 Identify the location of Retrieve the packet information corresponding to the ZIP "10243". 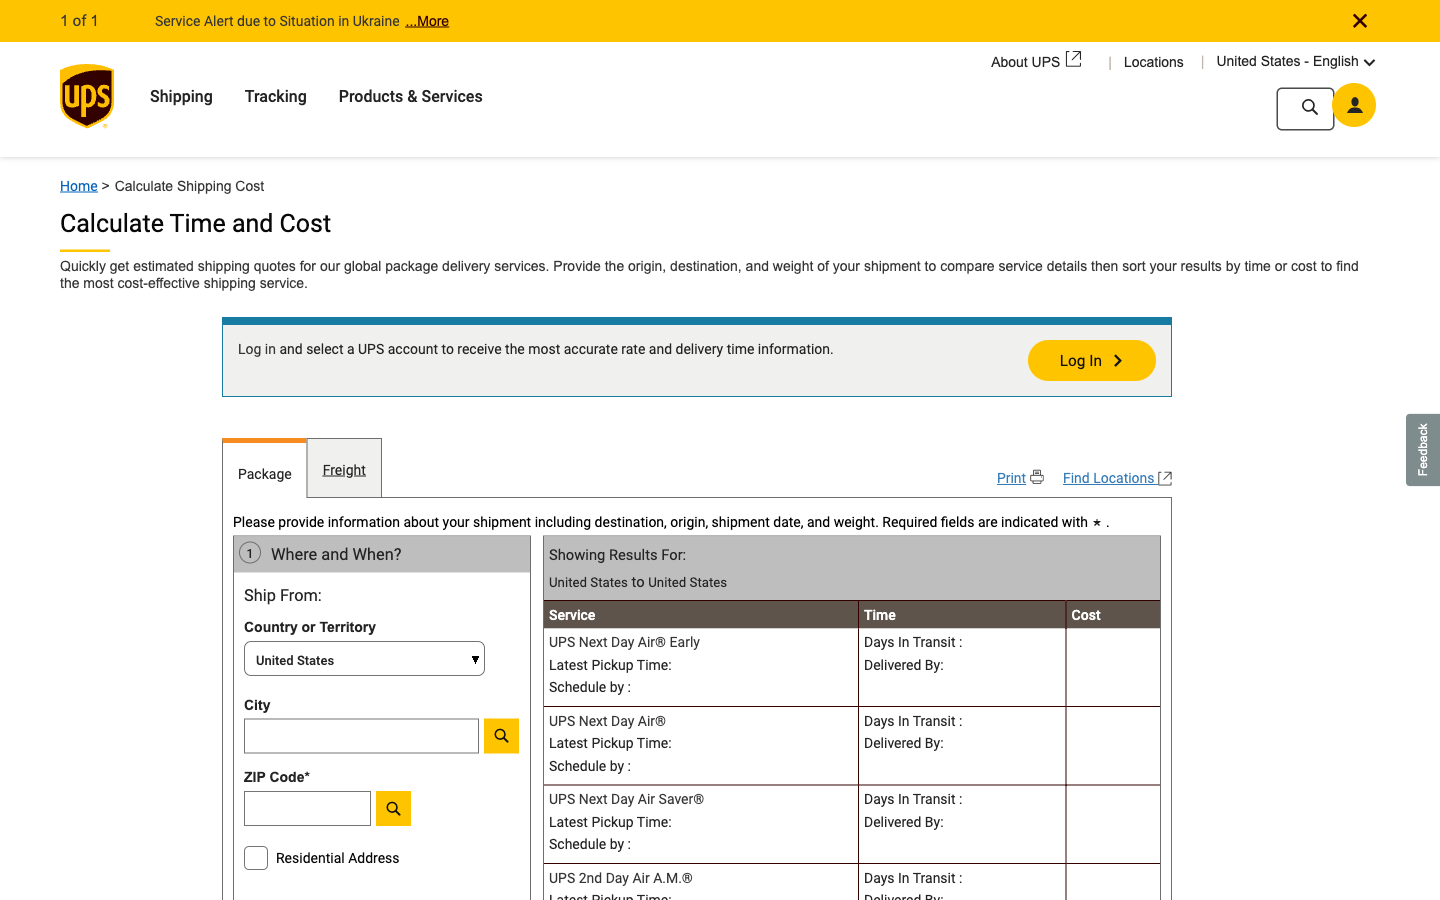
(360, 813).